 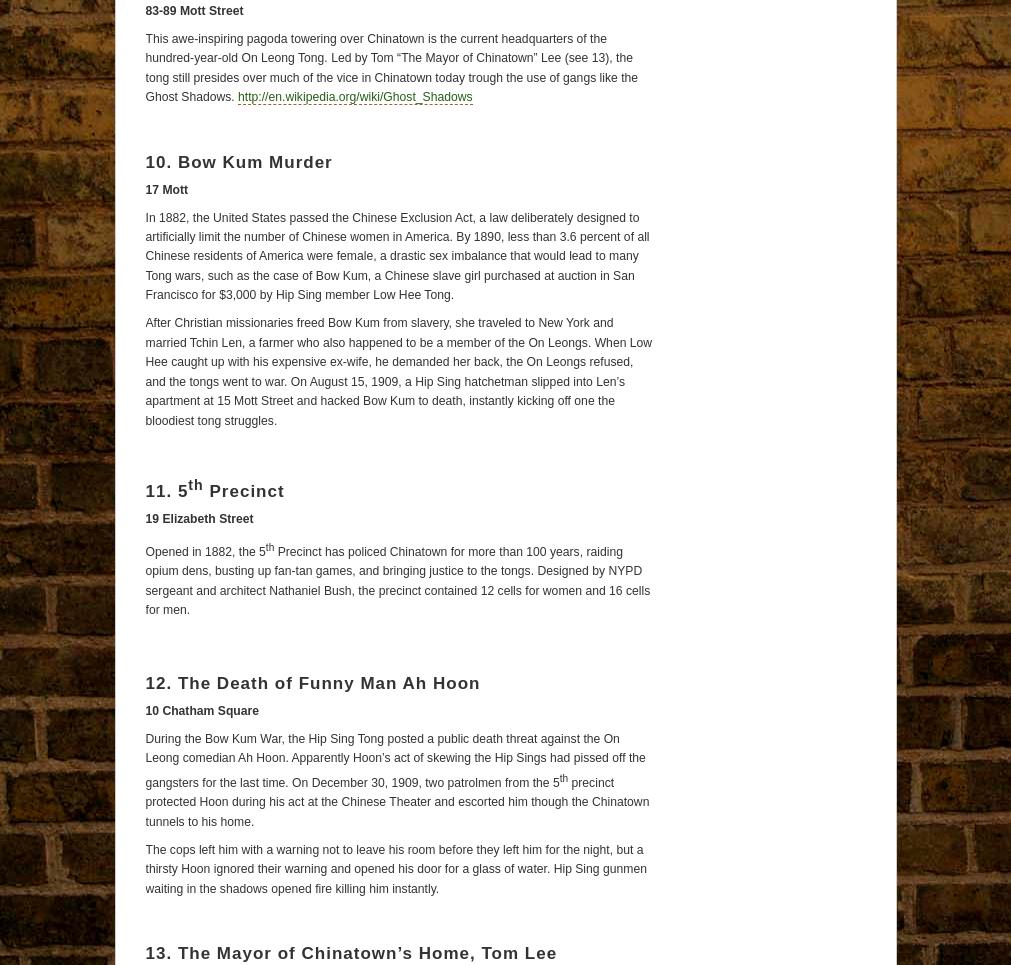 I want to click on 'The cops left him with a warning not to leave his room before they left him for the night, but a thirsty Hoon ignored their warning and opened his door for a glass of water. Hip Sing gunmen waiting in the shadows opened fire killing him instantly.', so click(x=394, y=868).